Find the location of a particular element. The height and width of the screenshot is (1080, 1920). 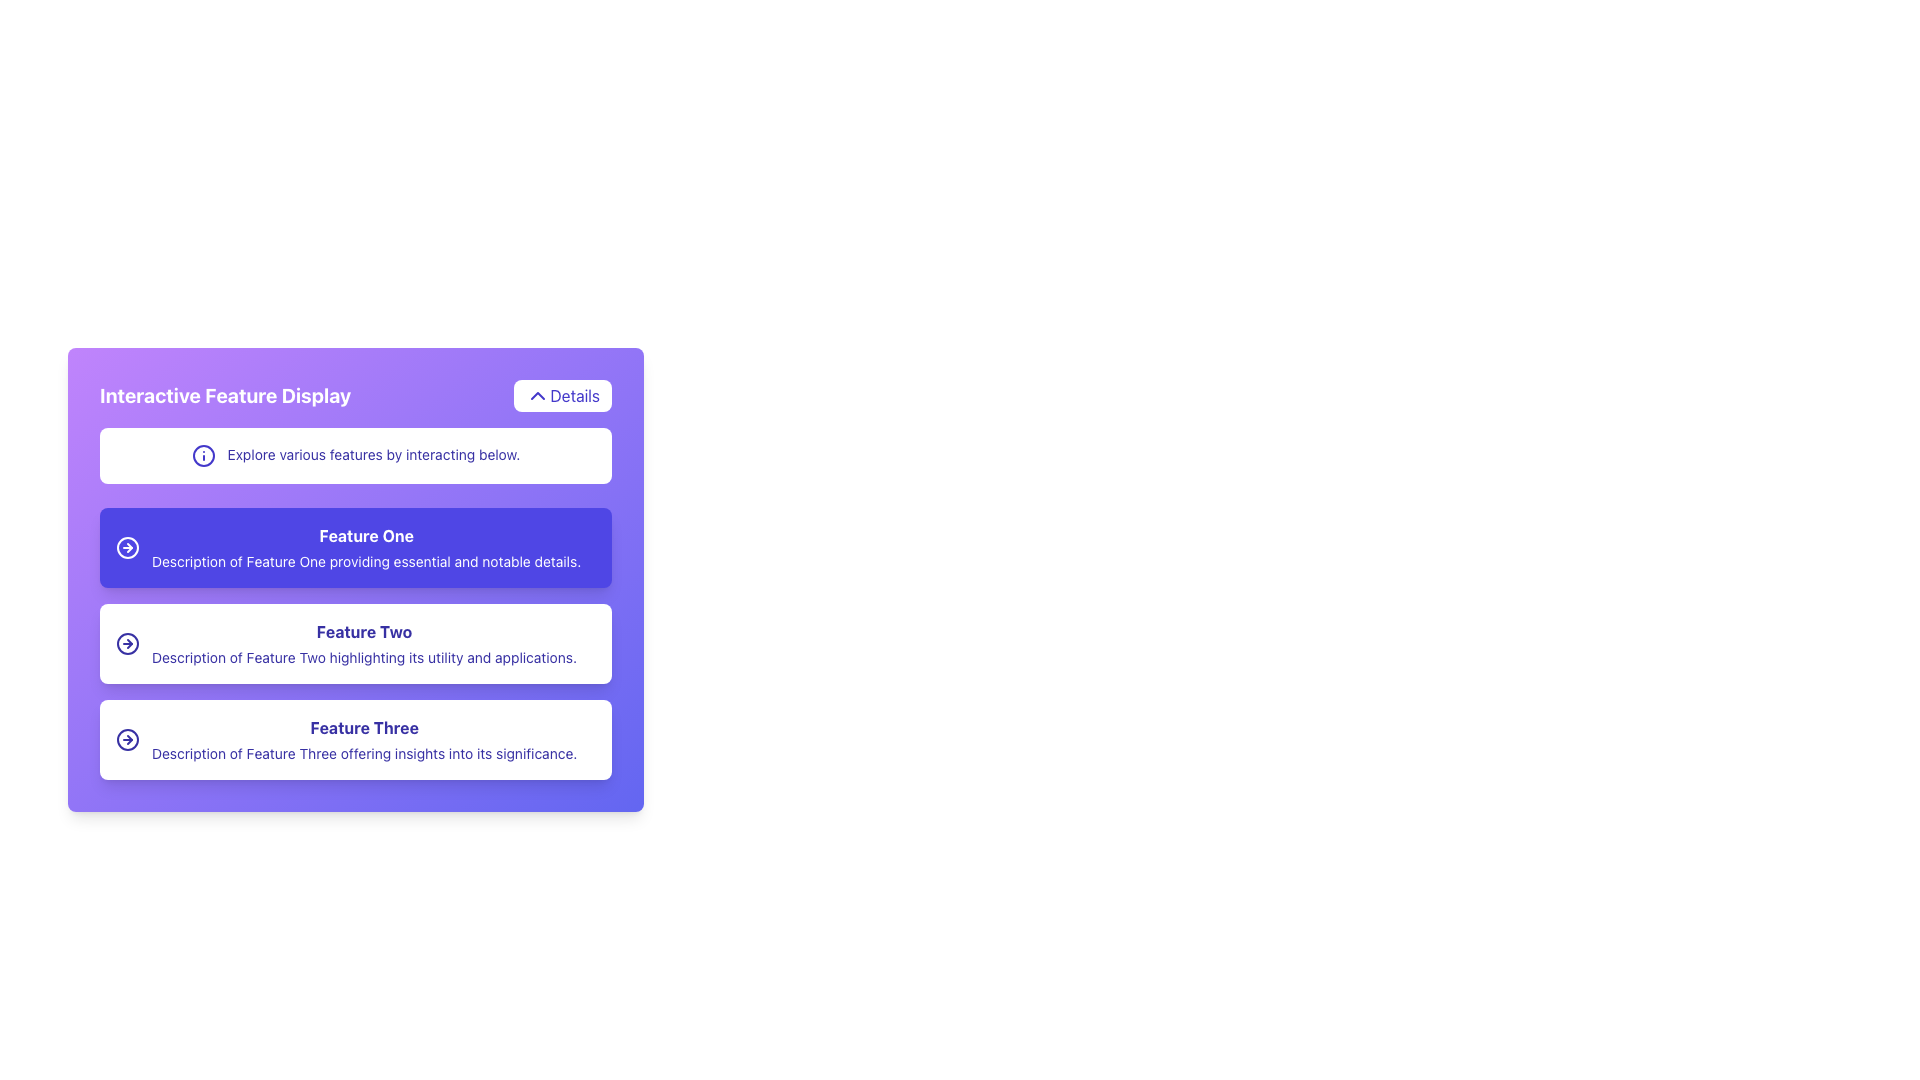

the icon button located to the left of the text describing 'Feature Three' is located at coordinates (127, 740).